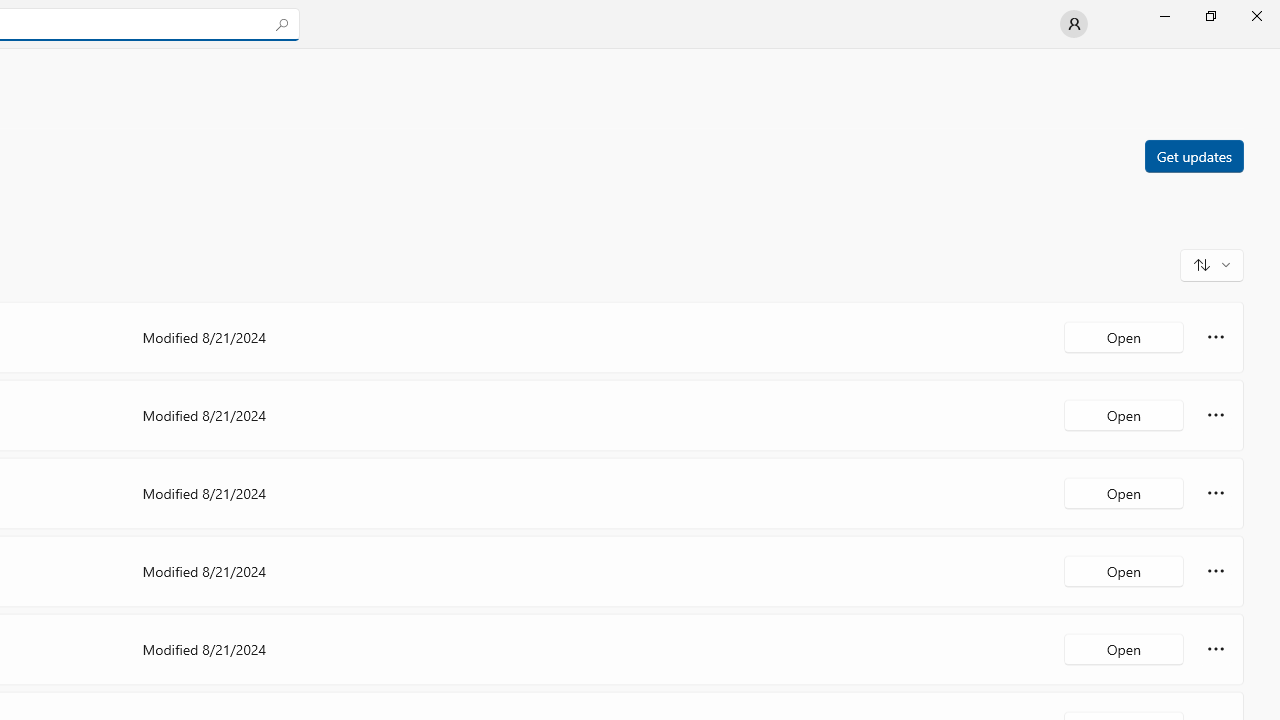 This screenshot has height=720, width=1280. I want to click on 'More options', so click(1215, 649).